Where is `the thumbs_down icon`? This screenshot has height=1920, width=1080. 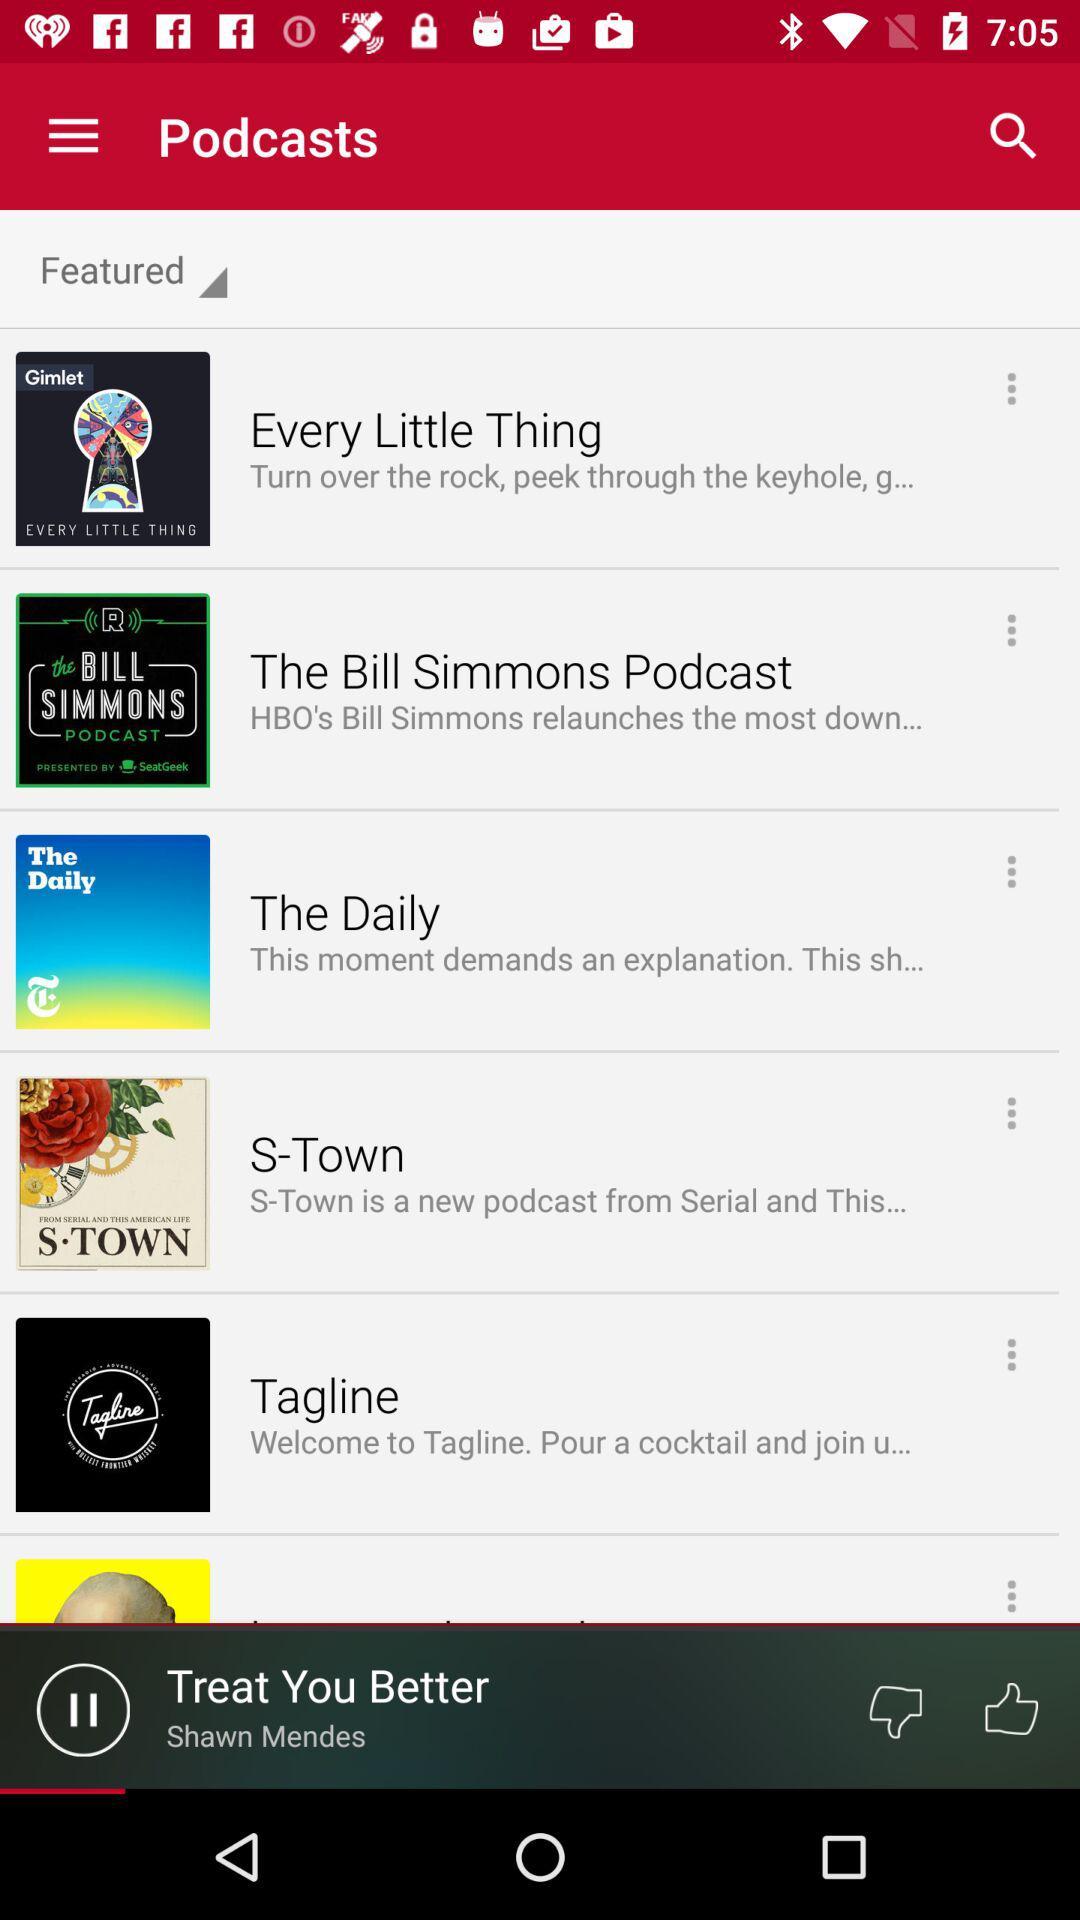 the thumbs_down icon is located at coordinates (894, 1708).